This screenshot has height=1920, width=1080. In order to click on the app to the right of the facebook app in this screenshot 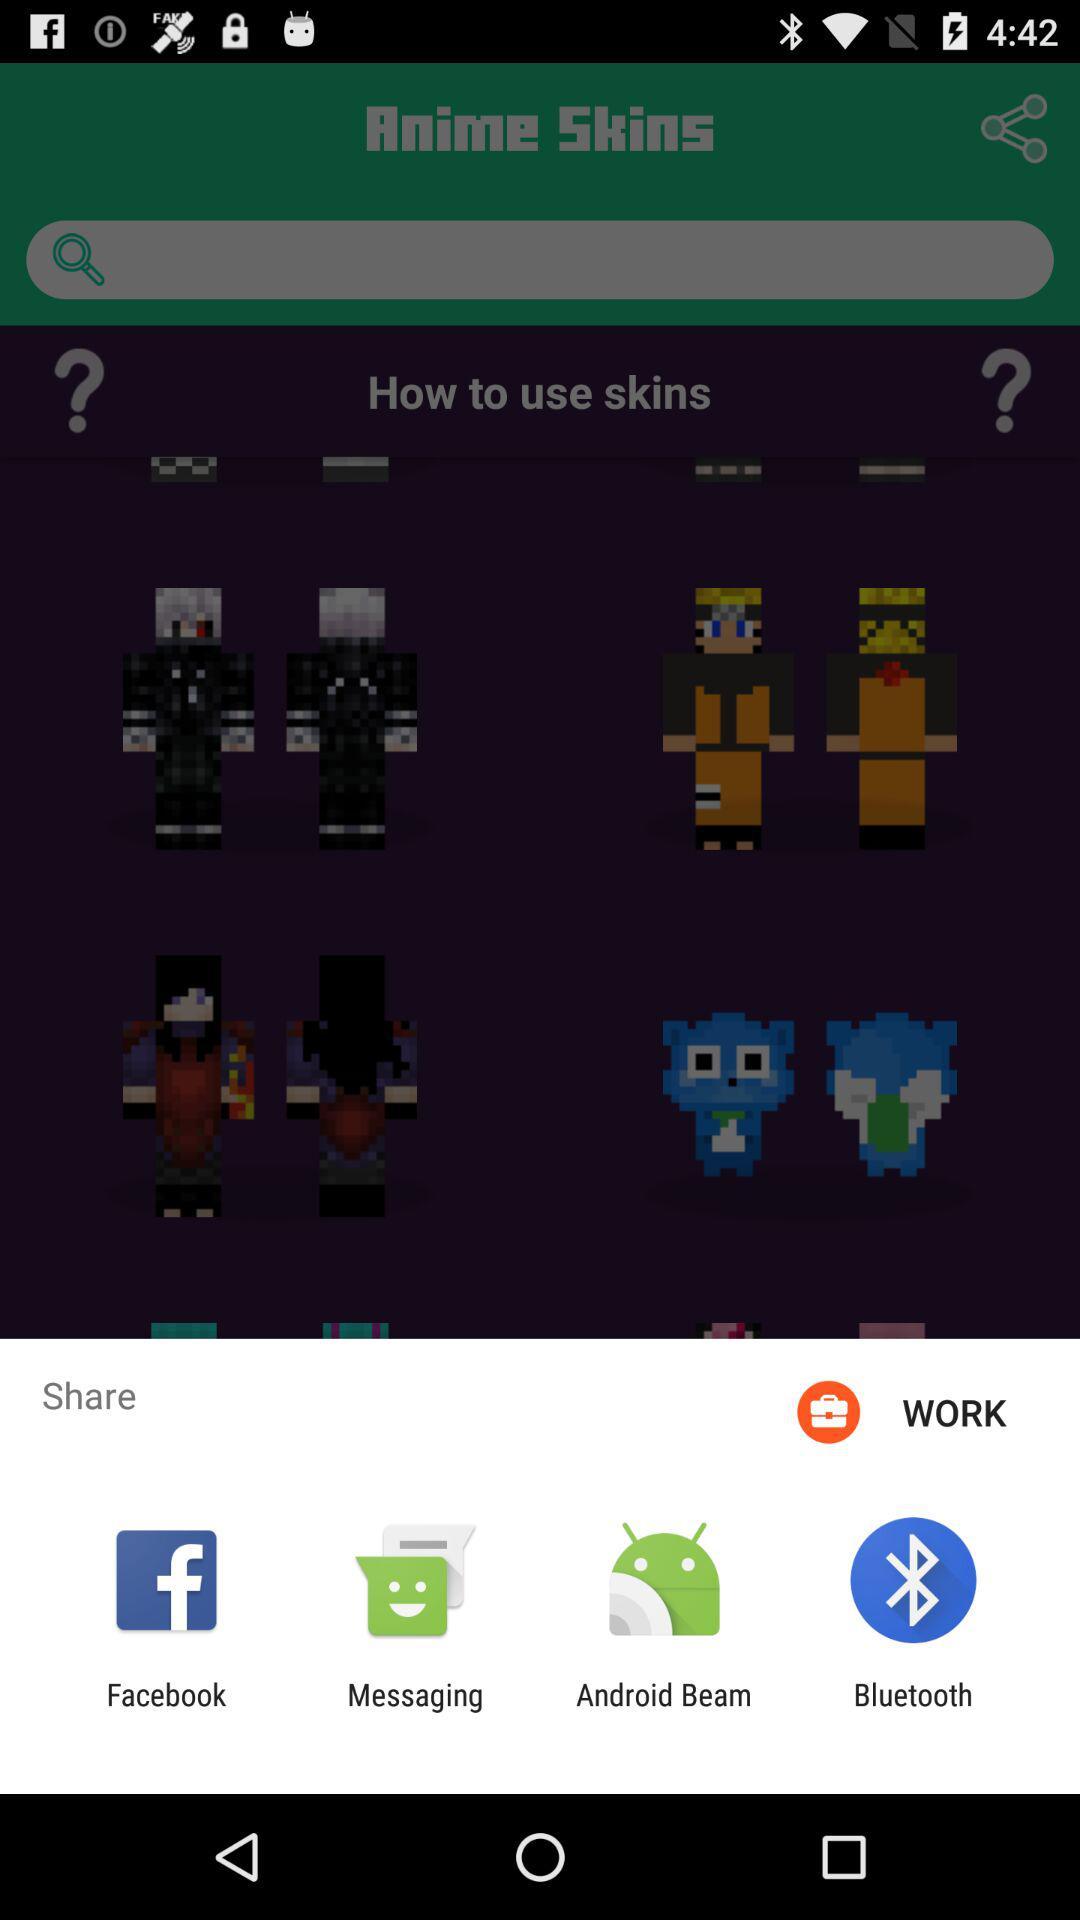, I will do `click(414, 1711)`.